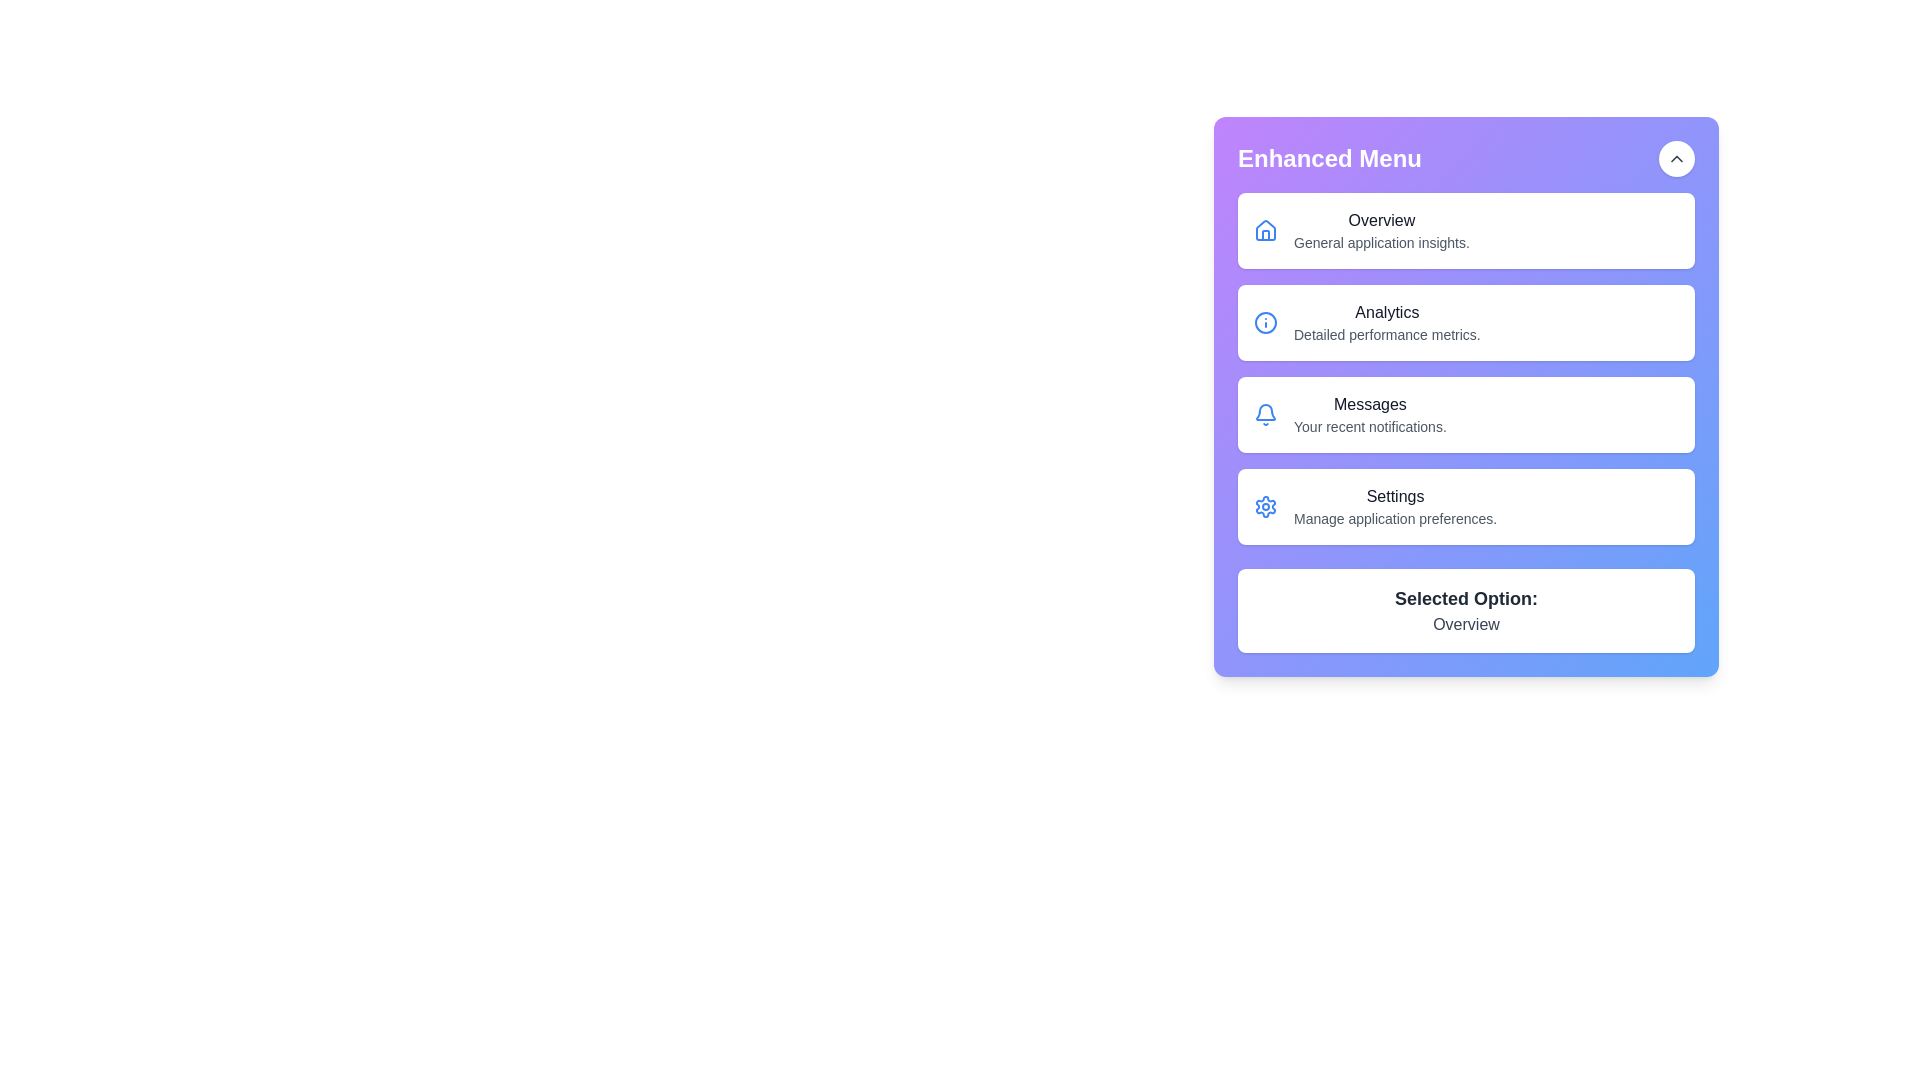  Describe the element at coordinates (1466, 505) in the screenshot. I see `the 'Settings' button, which is a rectangular button with a white background, rounded corners, and a gear icon on the left` at that location.